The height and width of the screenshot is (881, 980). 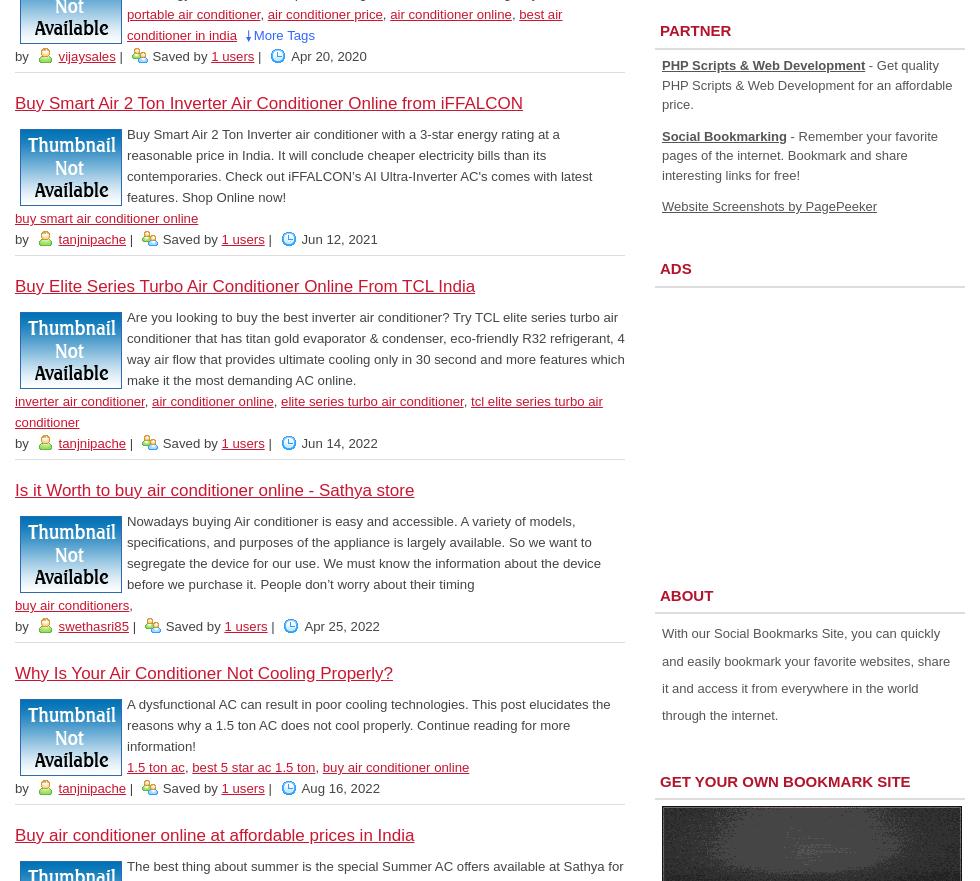 What do you see at coordinates (799, 153) in the screenshot?
I see `'- Remember your favorite pages of the internet. Bookmark and share interesting links for free!'` at bounding box center [799, 153].